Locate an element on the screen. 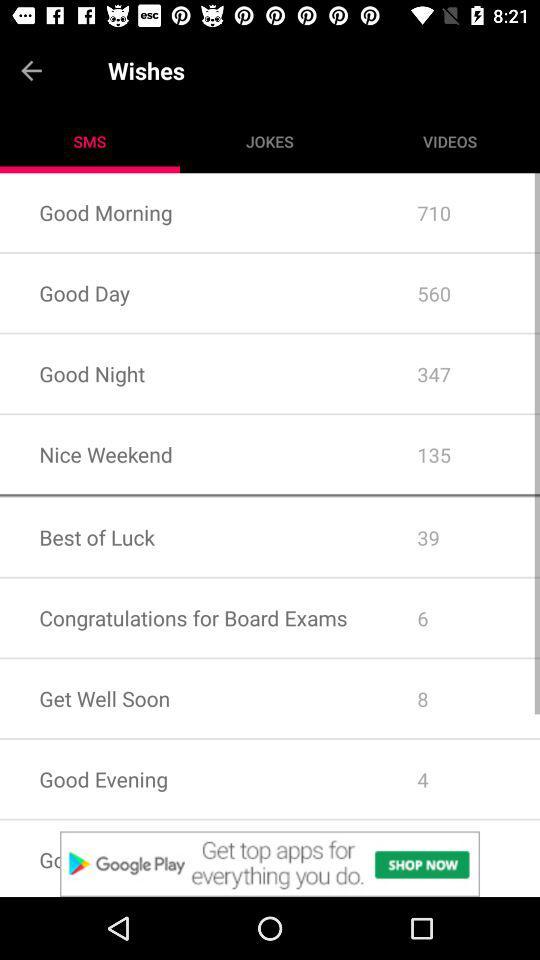  560 is located at coordinates (459, 292).